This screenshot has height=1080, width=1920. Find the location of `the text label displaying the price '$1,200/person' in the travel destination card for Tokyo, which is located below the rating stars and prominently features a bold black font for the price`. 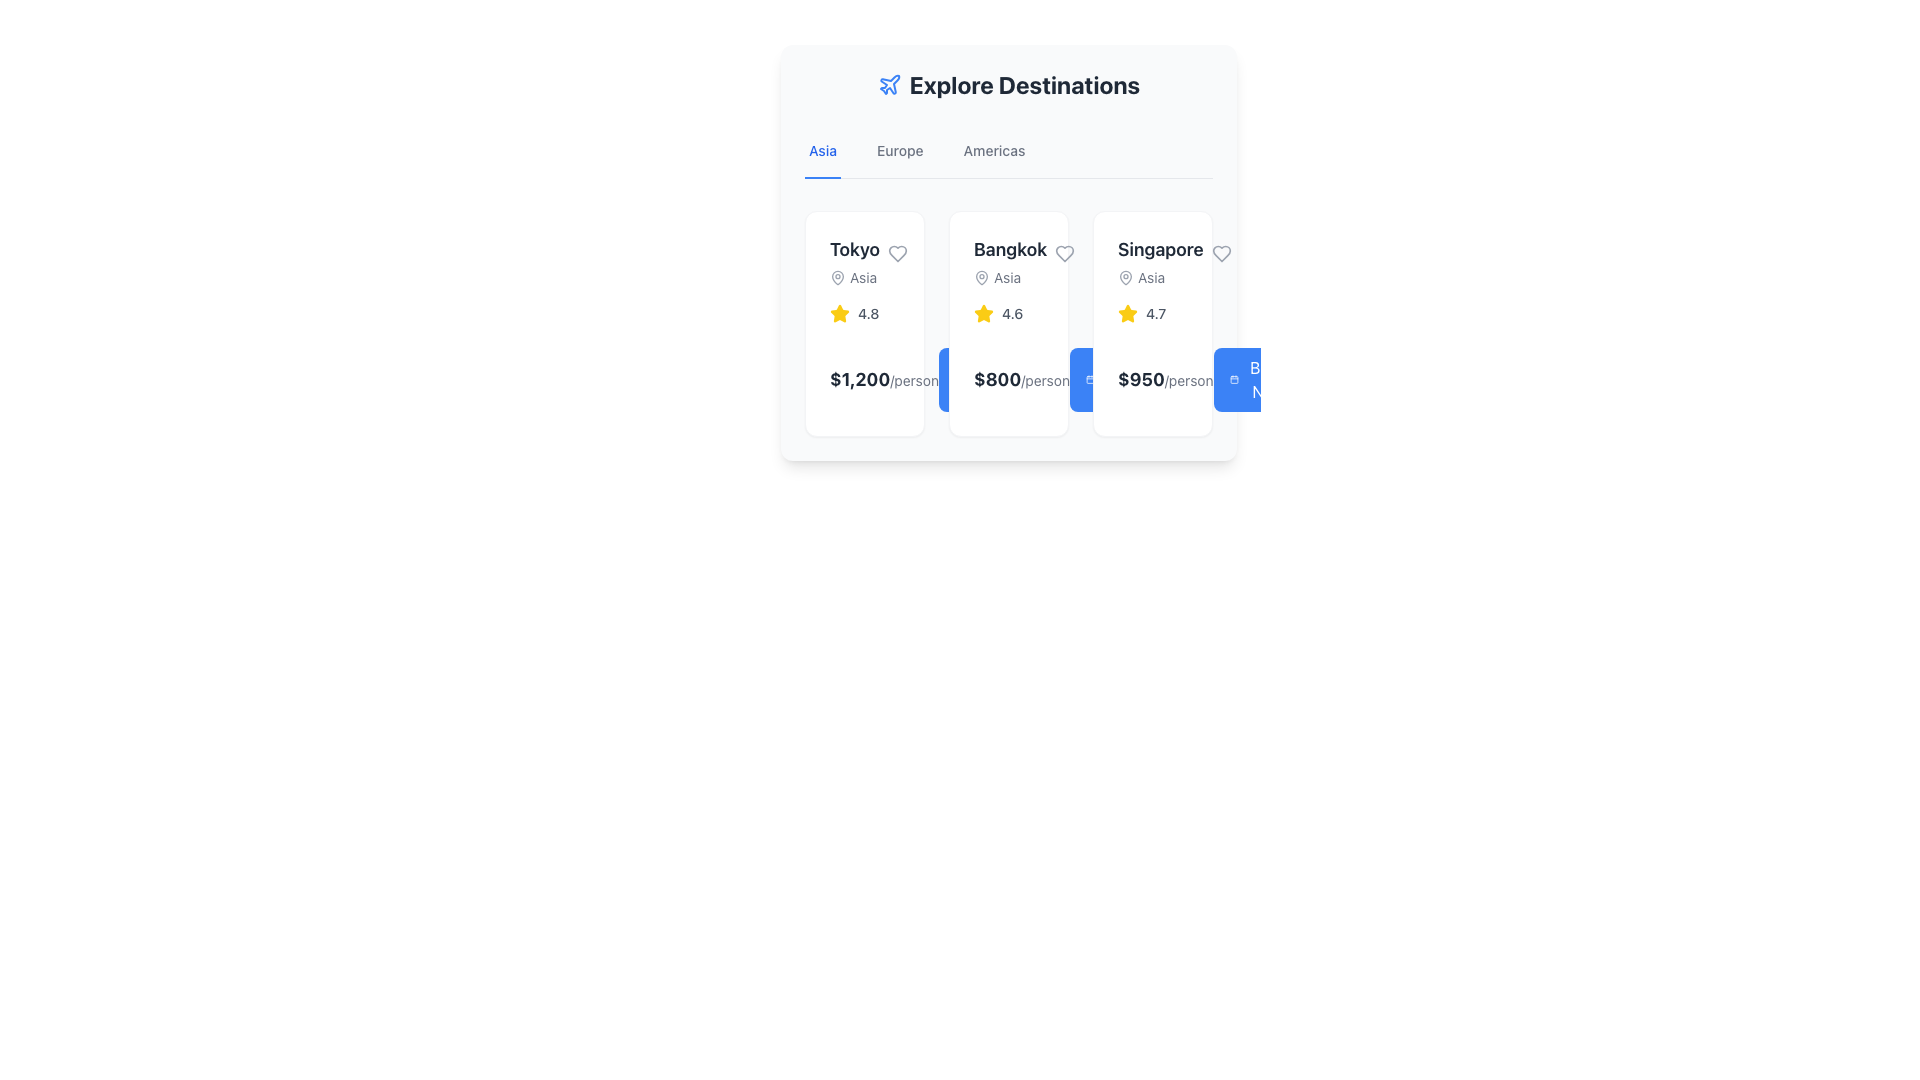

the text label displaying the price '$1,200/person' in the travel destination card for Tokyo, which is located below the rating stars and prominently features a bold black font for the price is located at coordinates (883, 380).